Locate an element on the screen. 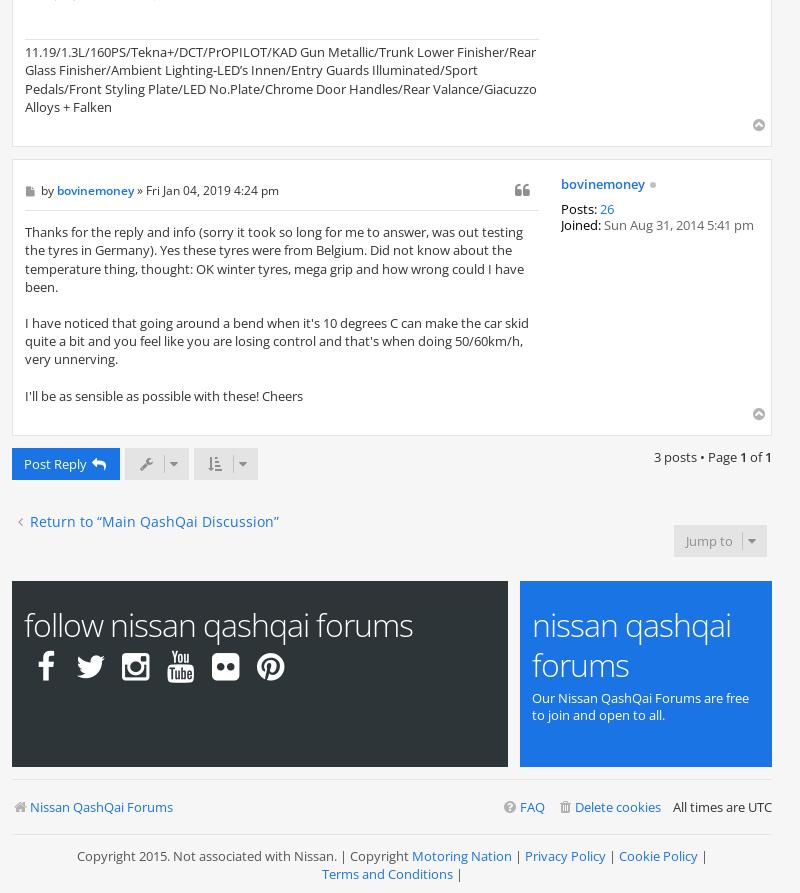 The width and height of the screenshot is (800, 893). 'Nissan Qashqai Forums' is located at coordinates (631, 644).